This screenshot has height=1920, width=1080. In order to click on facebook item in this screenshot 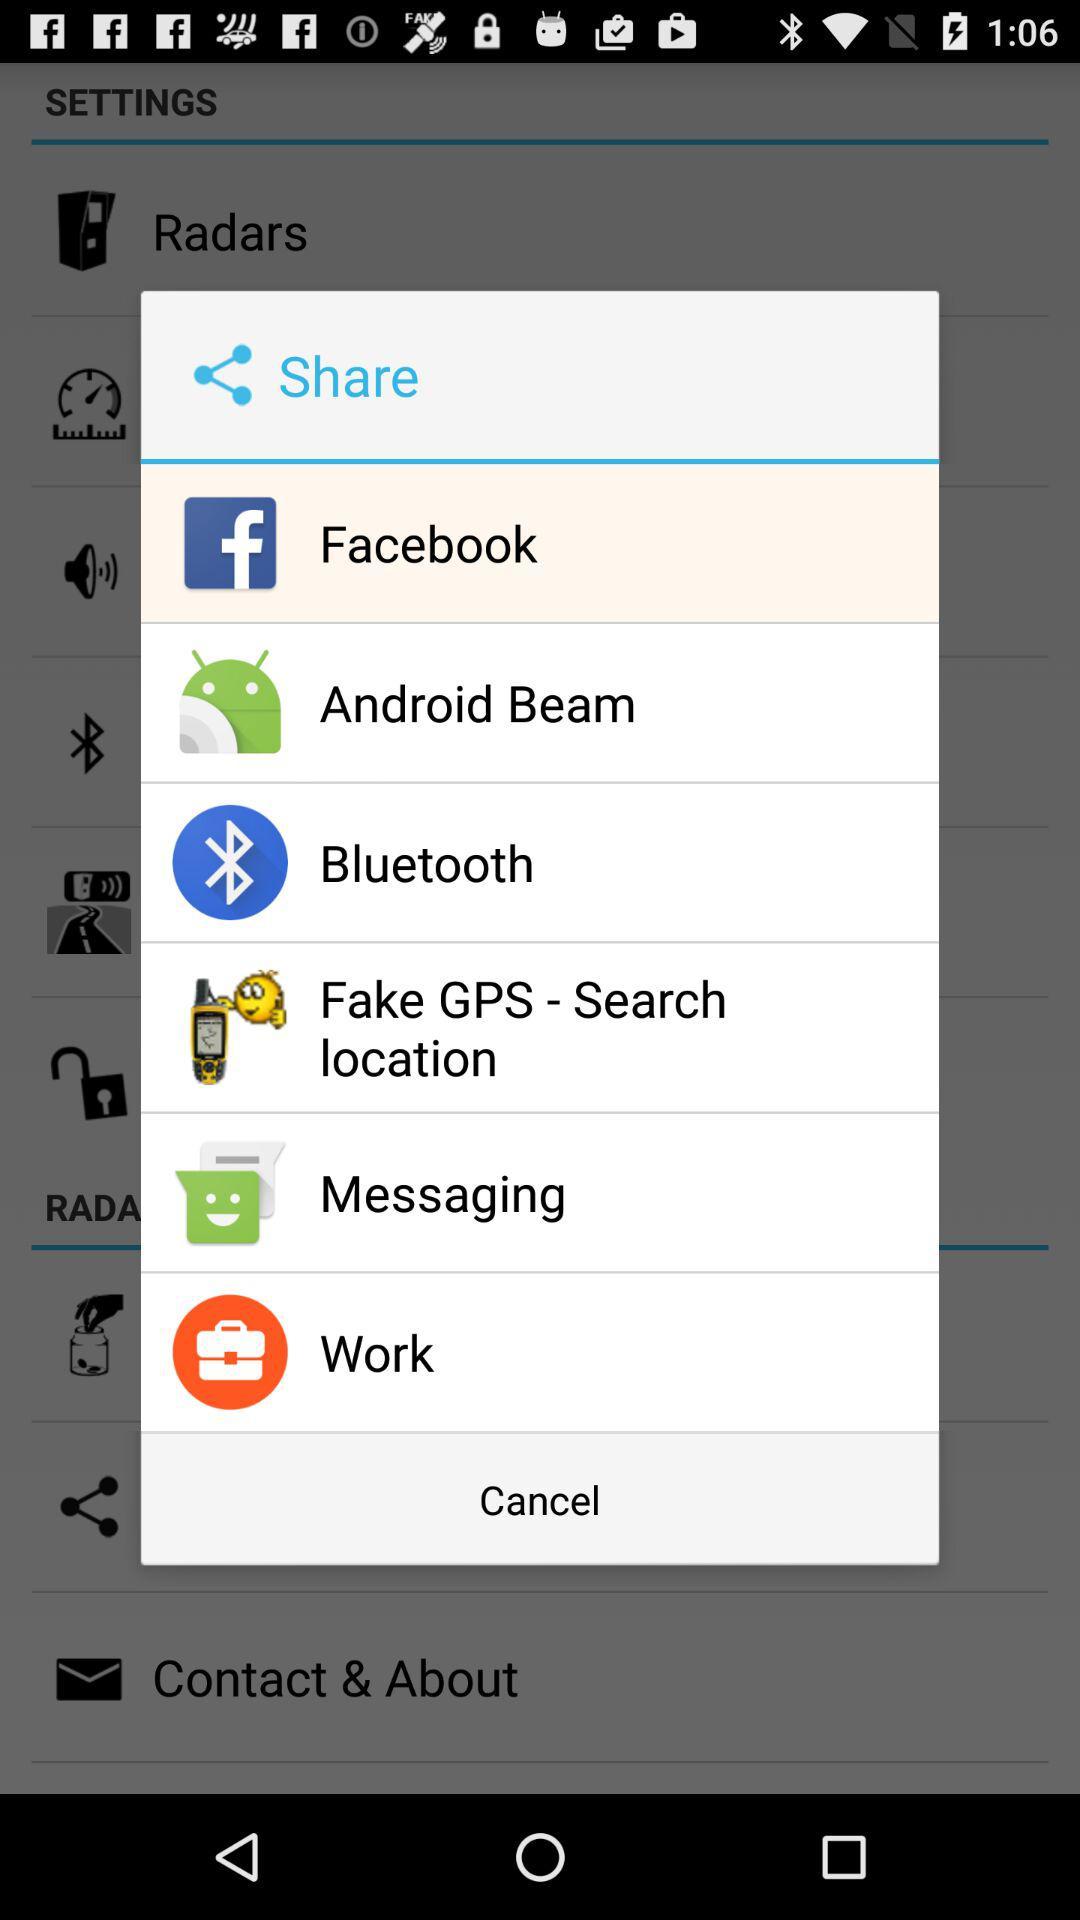, I will do `click(623, 542)`.